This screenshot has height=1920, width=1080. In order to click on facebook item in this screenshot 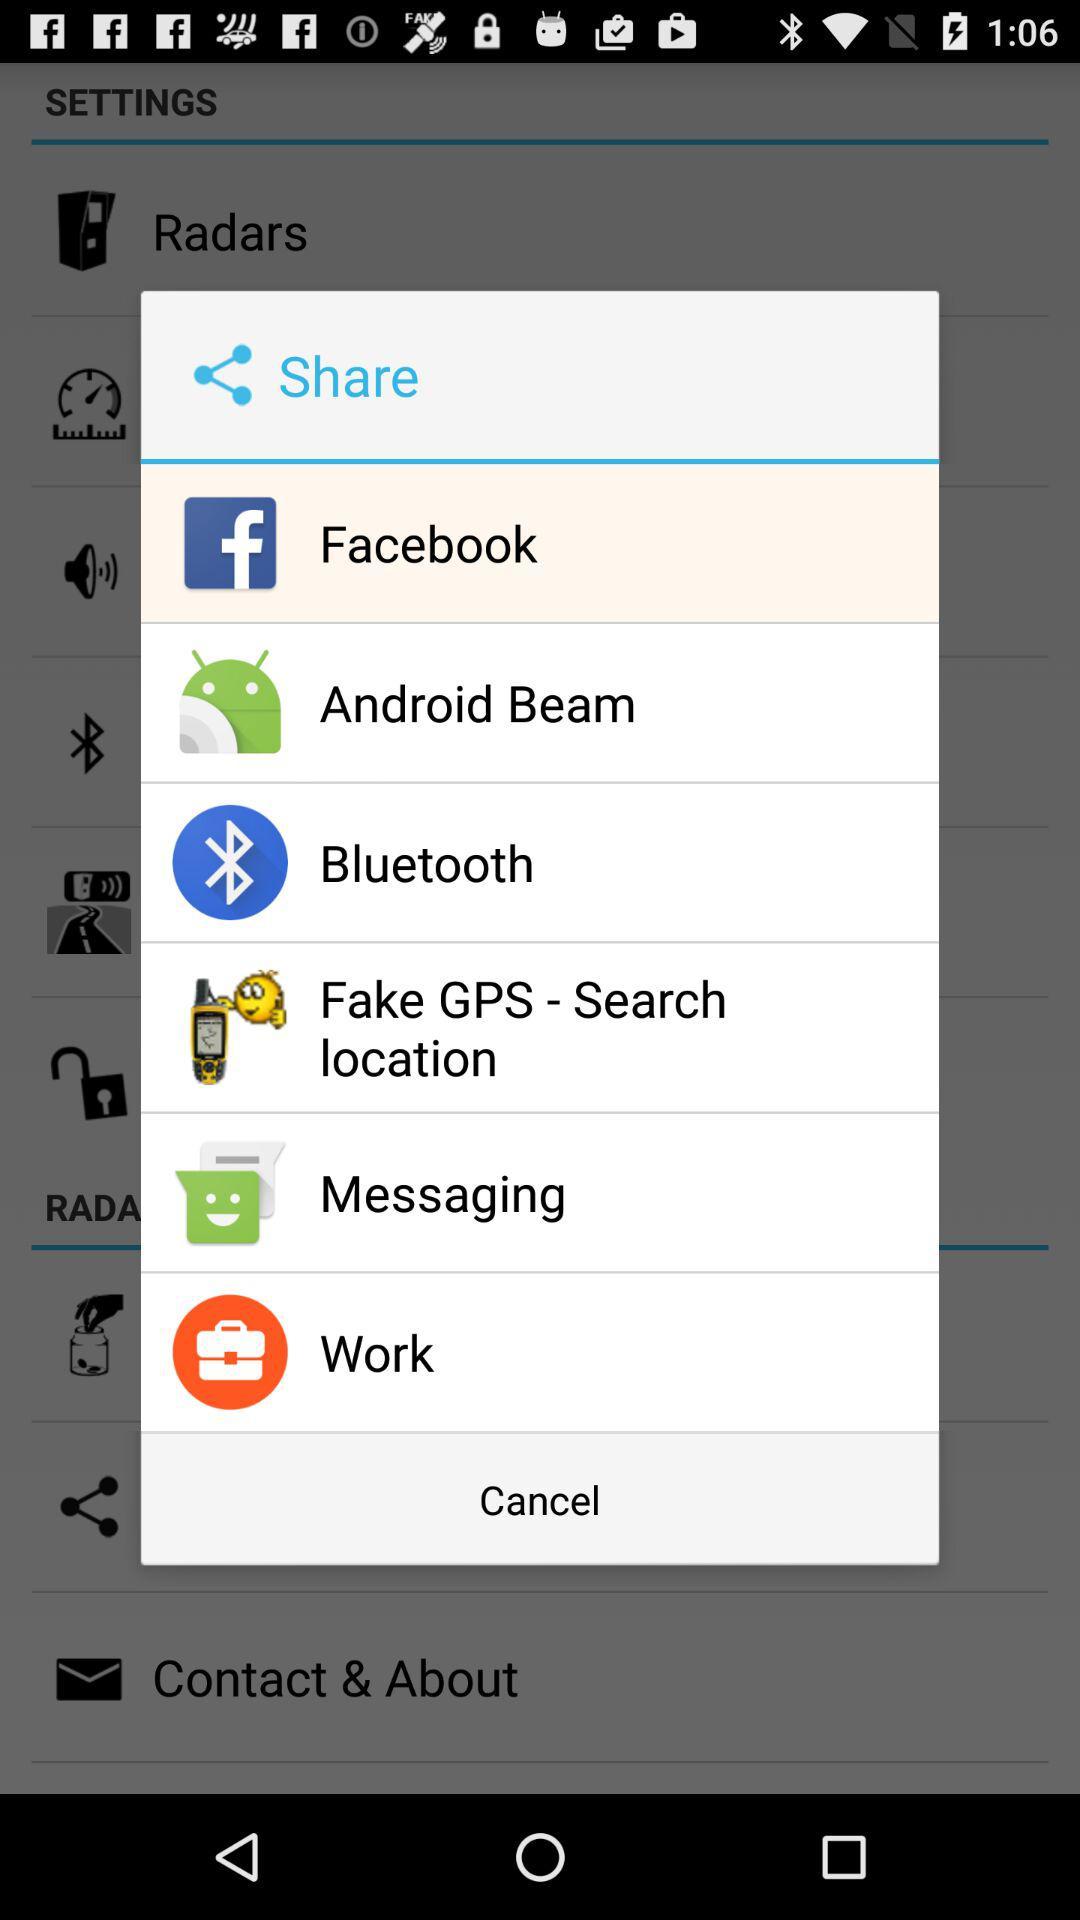, I will do `click(623, 542)`.